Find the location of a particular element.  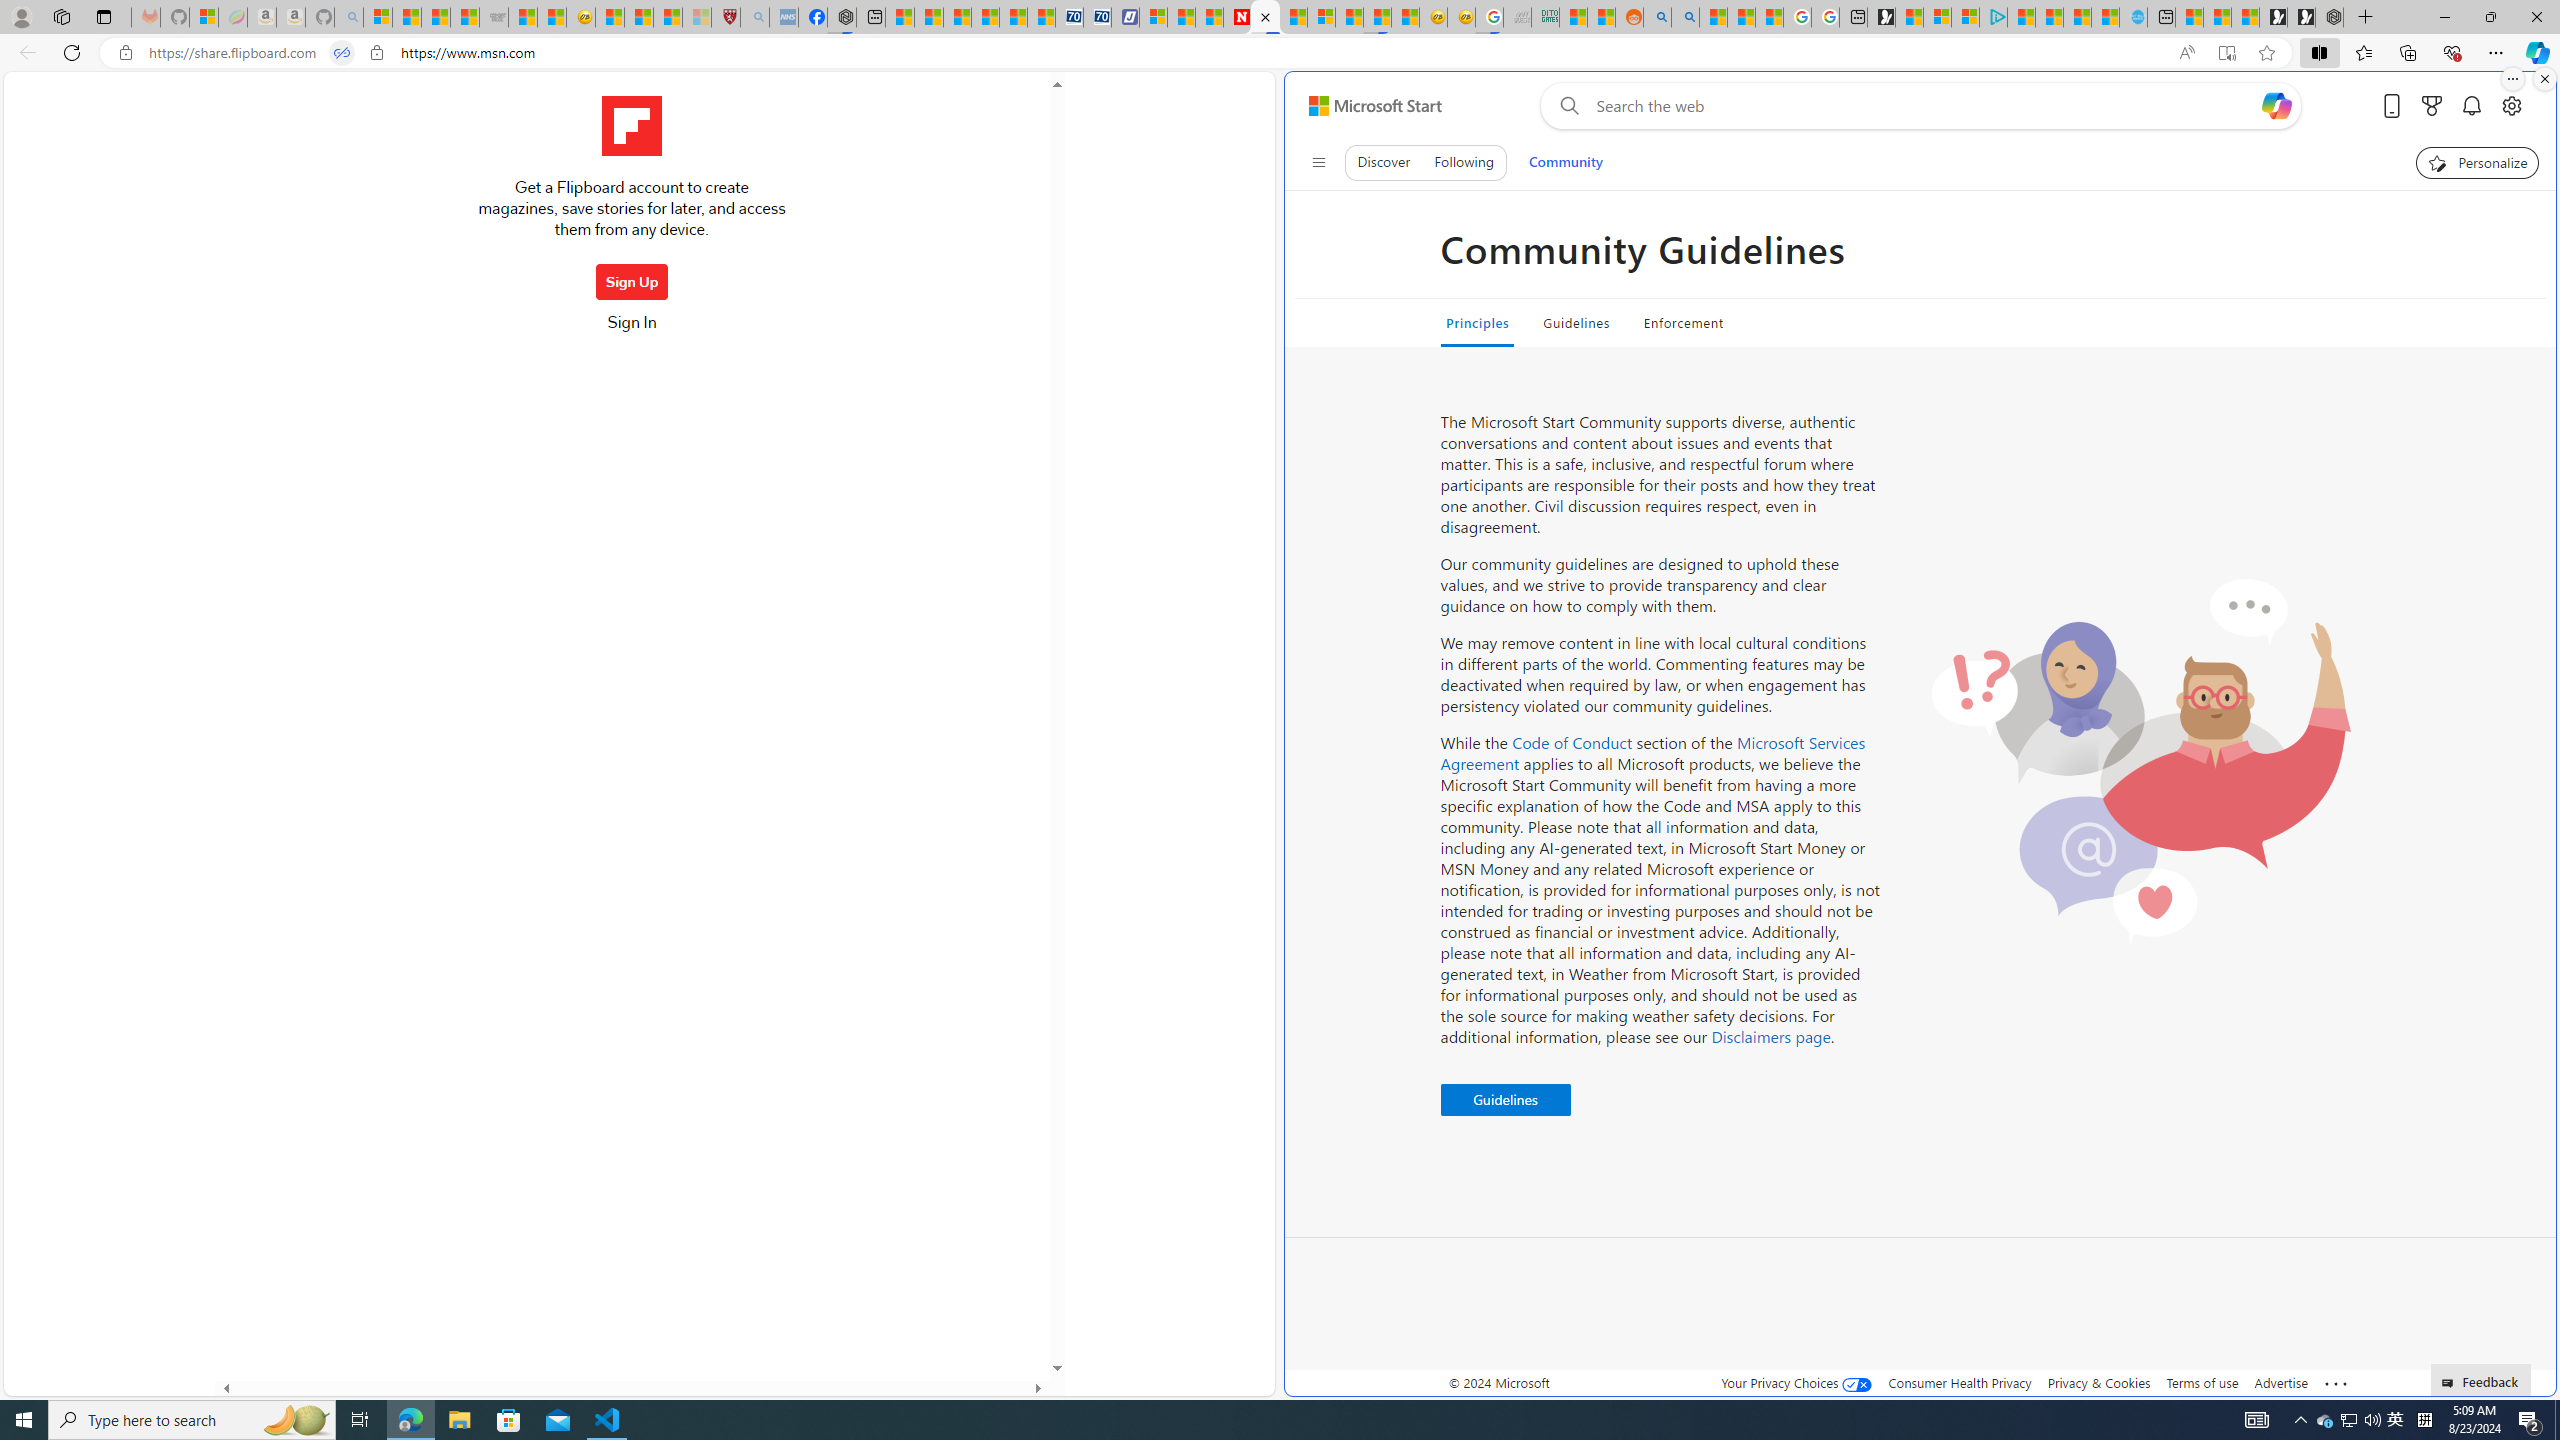

'Microsoft account | Privacy' is located at coordinates (1965, 16).